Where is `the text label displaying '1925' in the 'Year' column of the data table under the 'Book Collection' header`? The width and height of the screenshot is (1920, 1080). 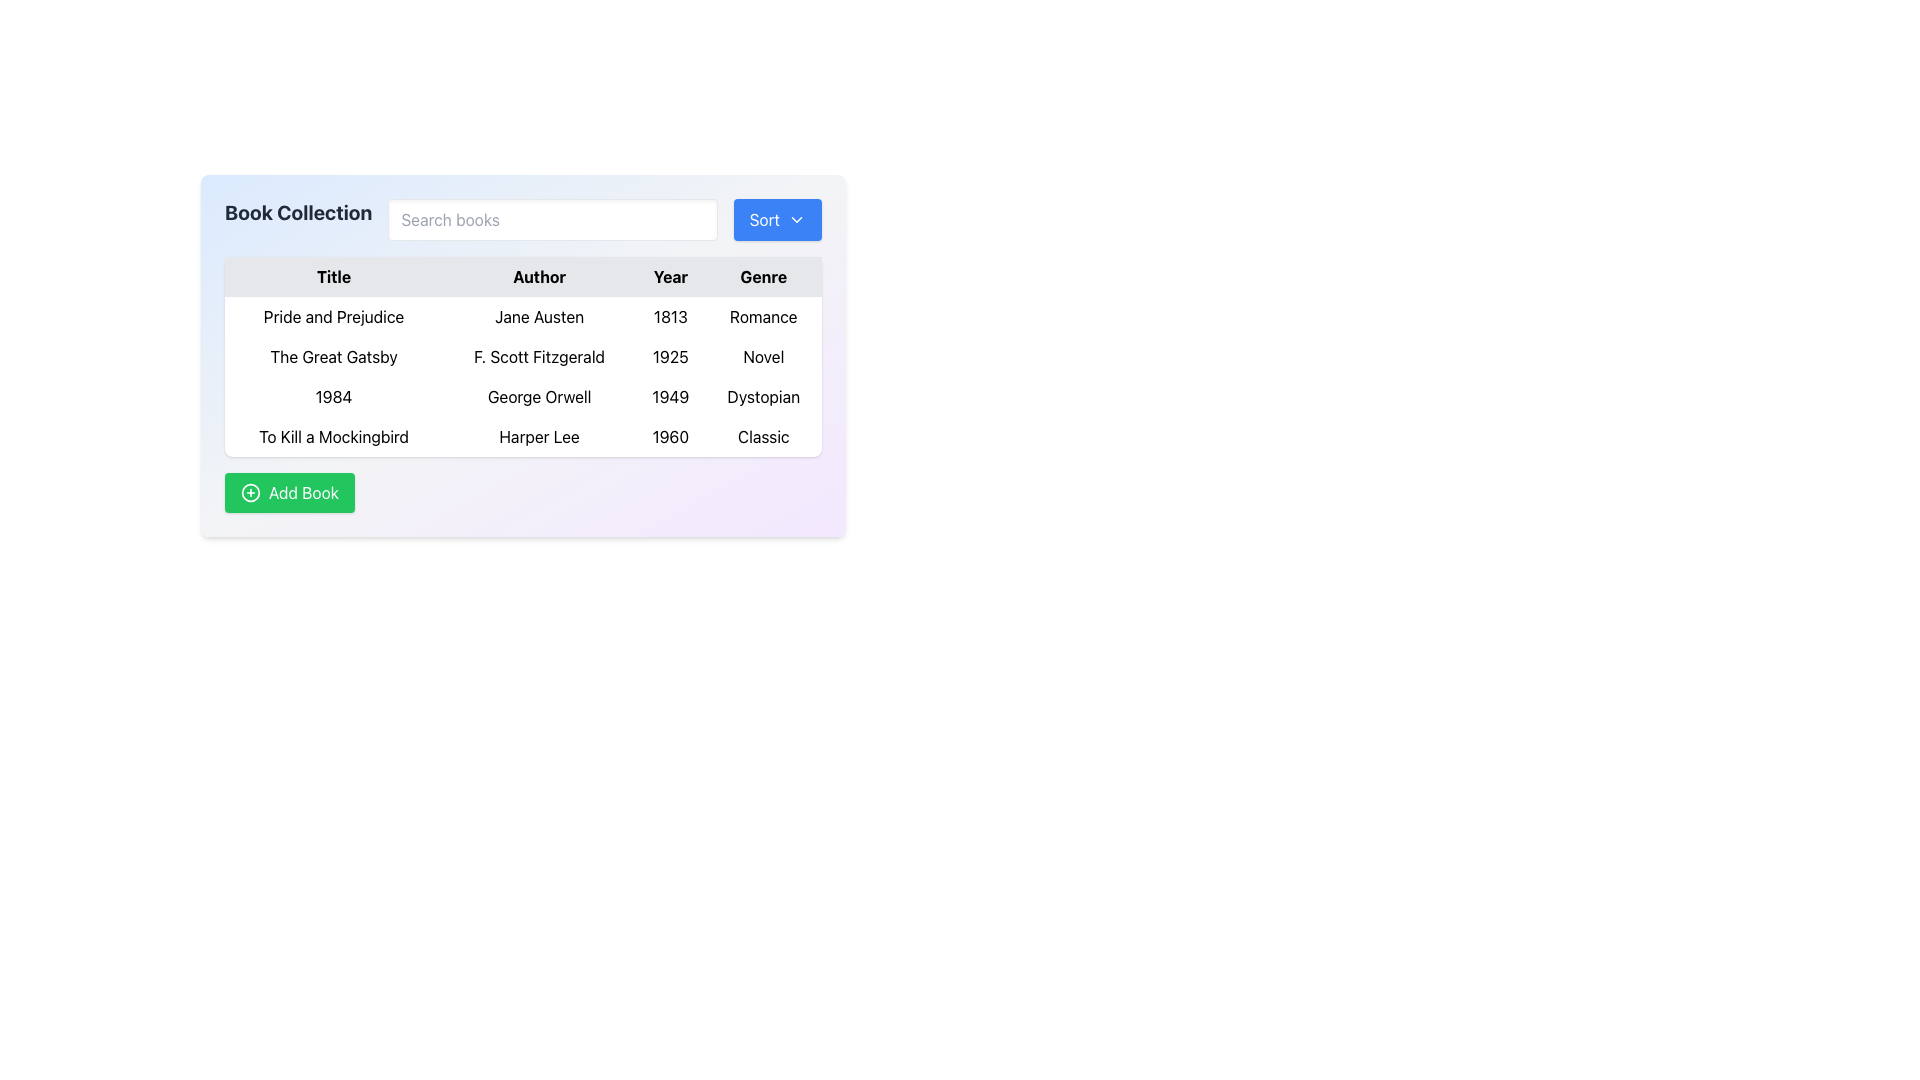
the text label displaying '1925' in the 'Year' column of the data table under the 'Book Collection' header is located at coordinates (670, 356).